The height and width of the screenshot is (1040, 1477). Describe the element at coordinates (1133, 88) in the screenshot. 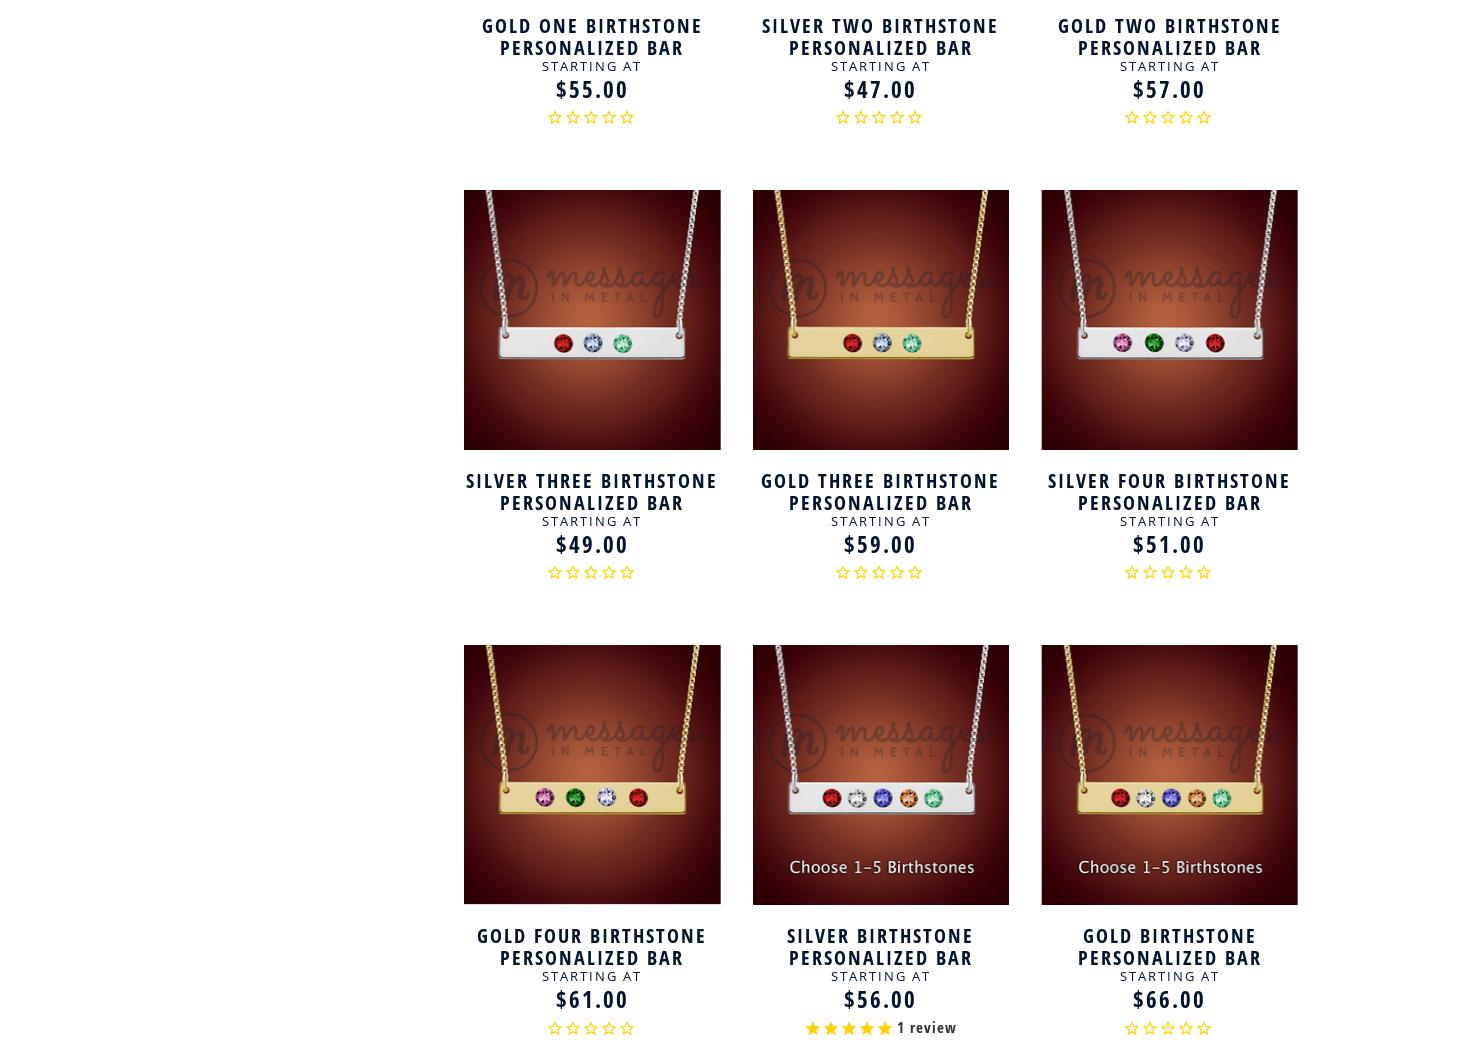

I see `'$57.00'` at that location.